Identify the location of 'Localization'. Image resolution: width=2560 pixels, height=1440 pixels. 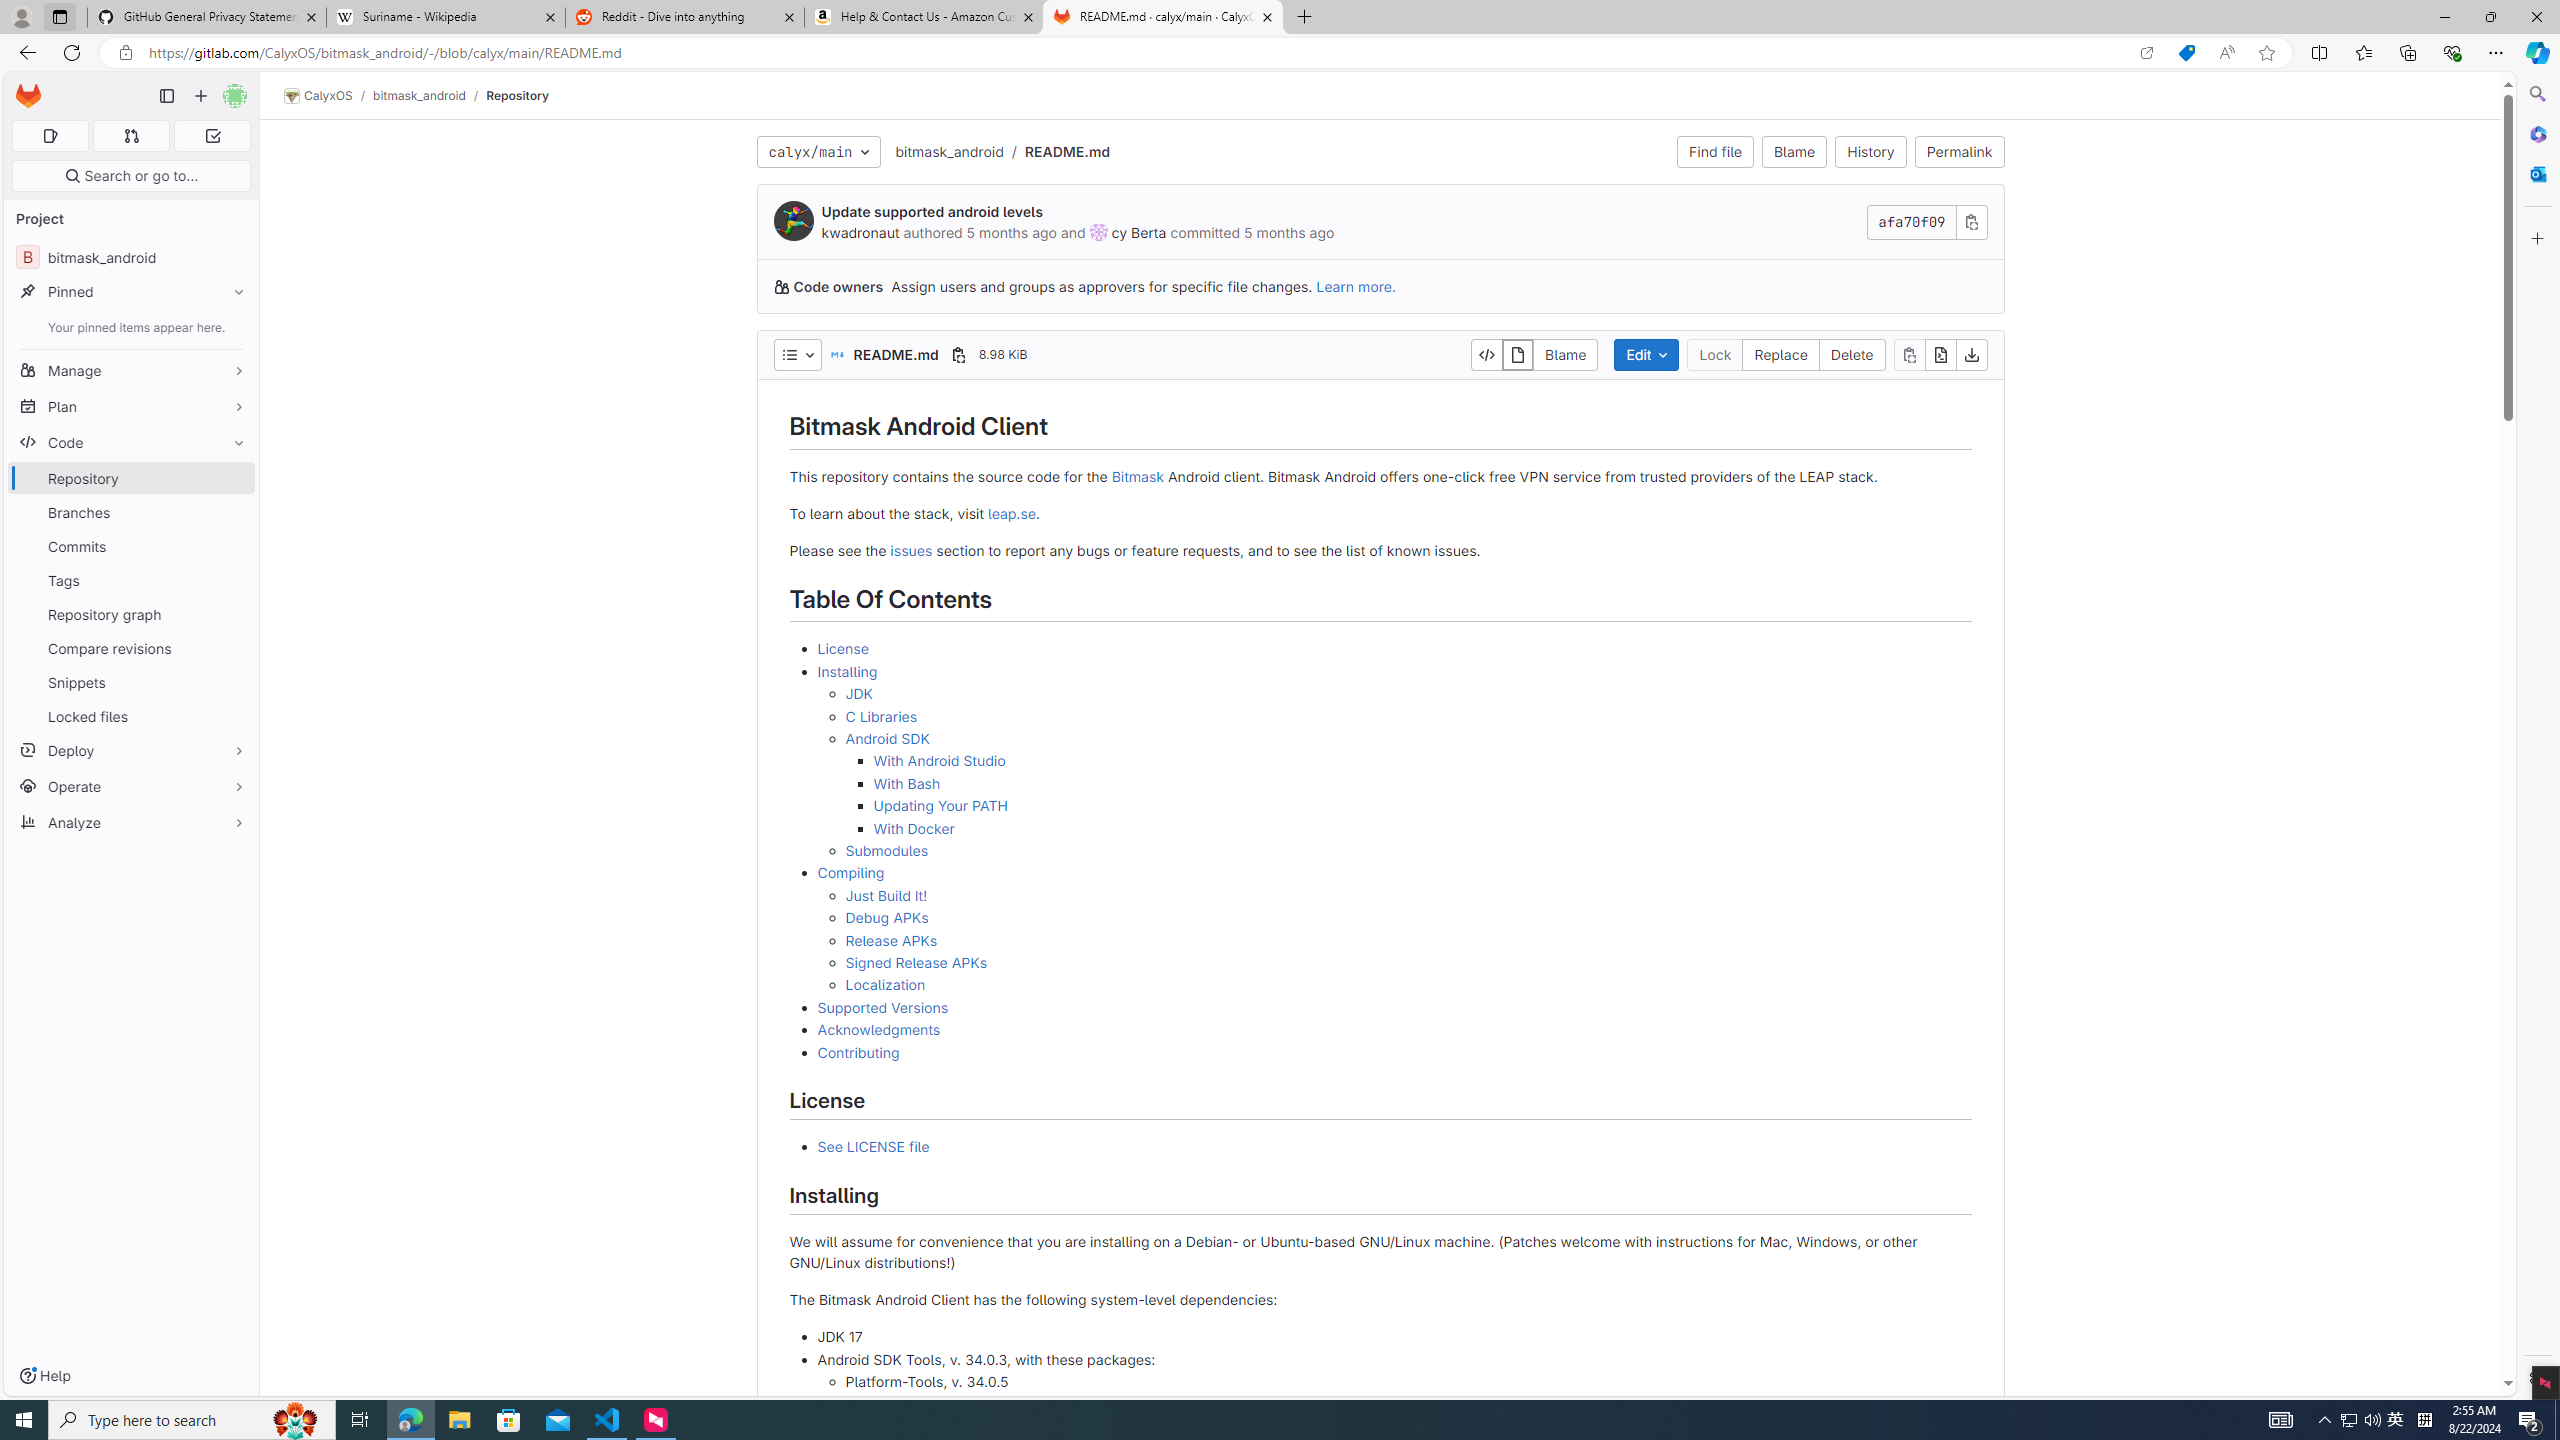
(884, 984).